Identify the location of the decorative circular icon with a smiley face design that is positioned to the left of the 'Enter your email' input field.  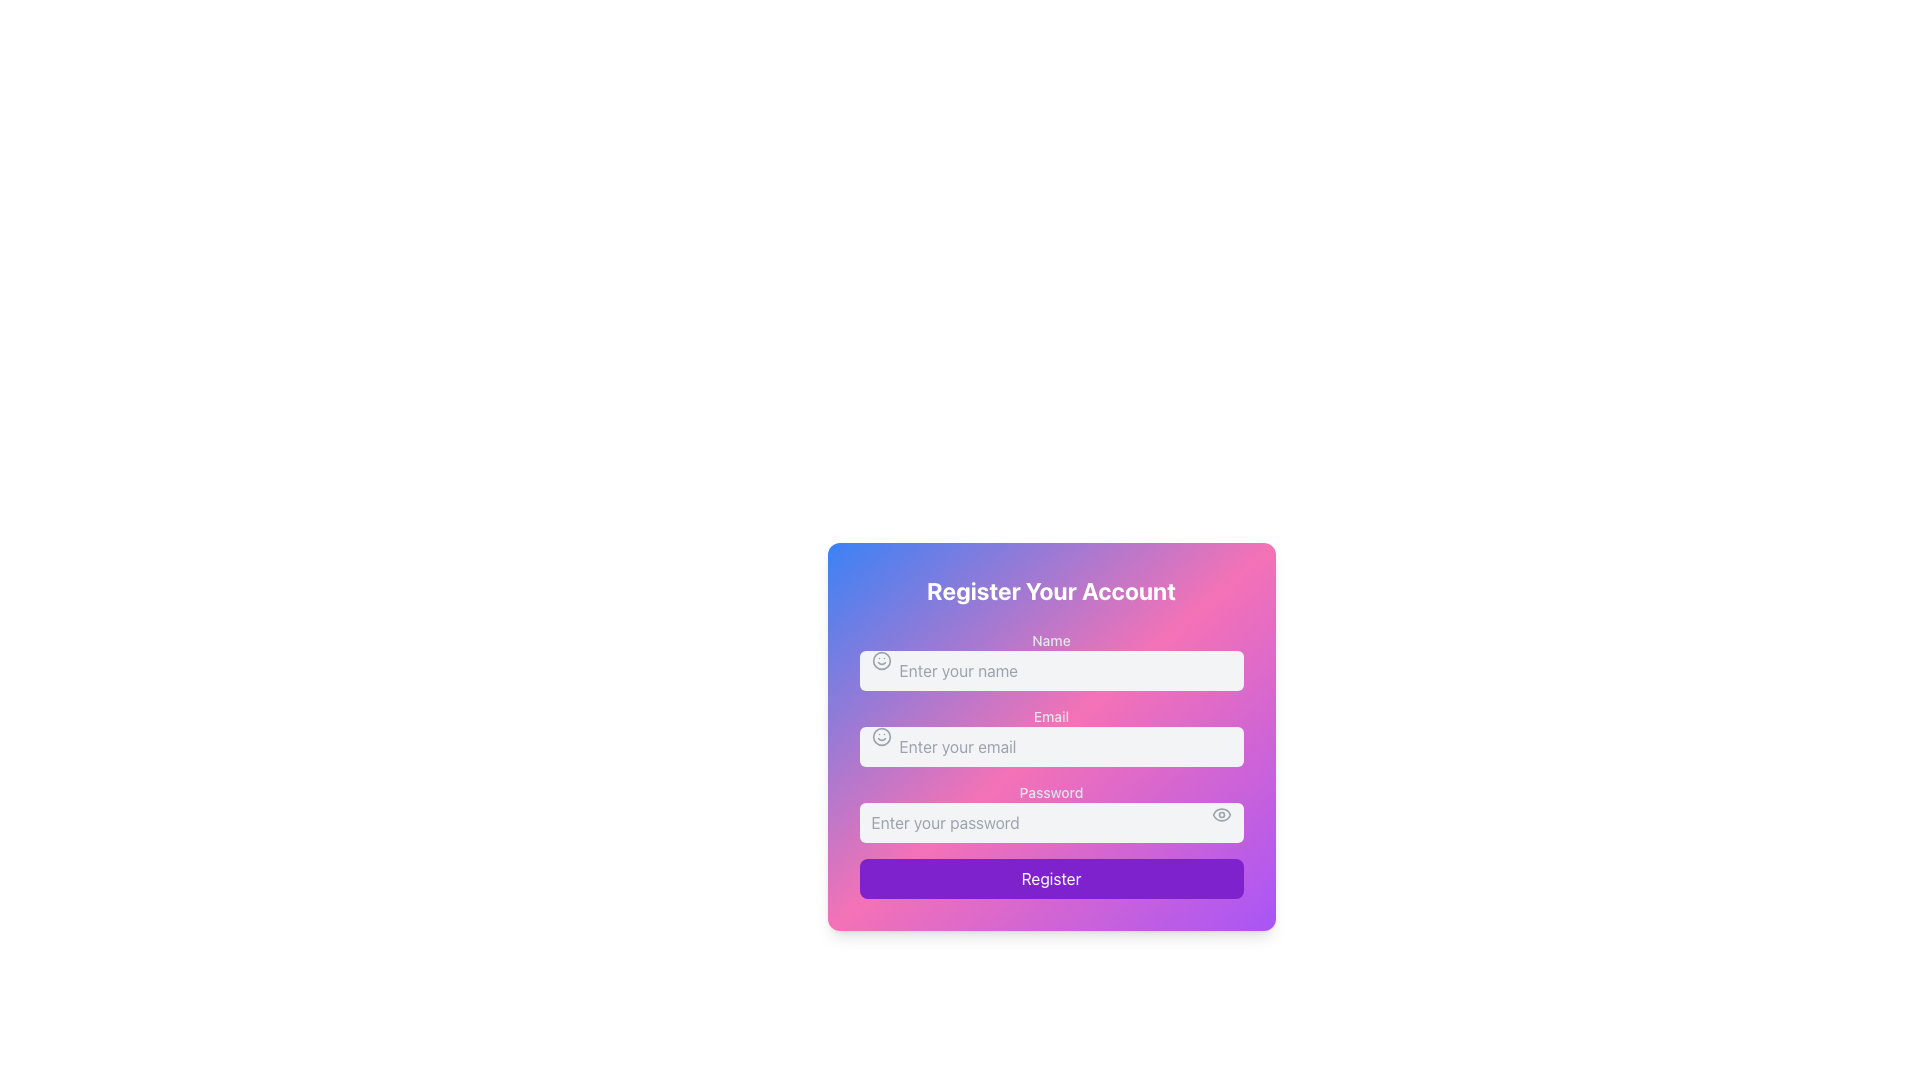
(880, 736).